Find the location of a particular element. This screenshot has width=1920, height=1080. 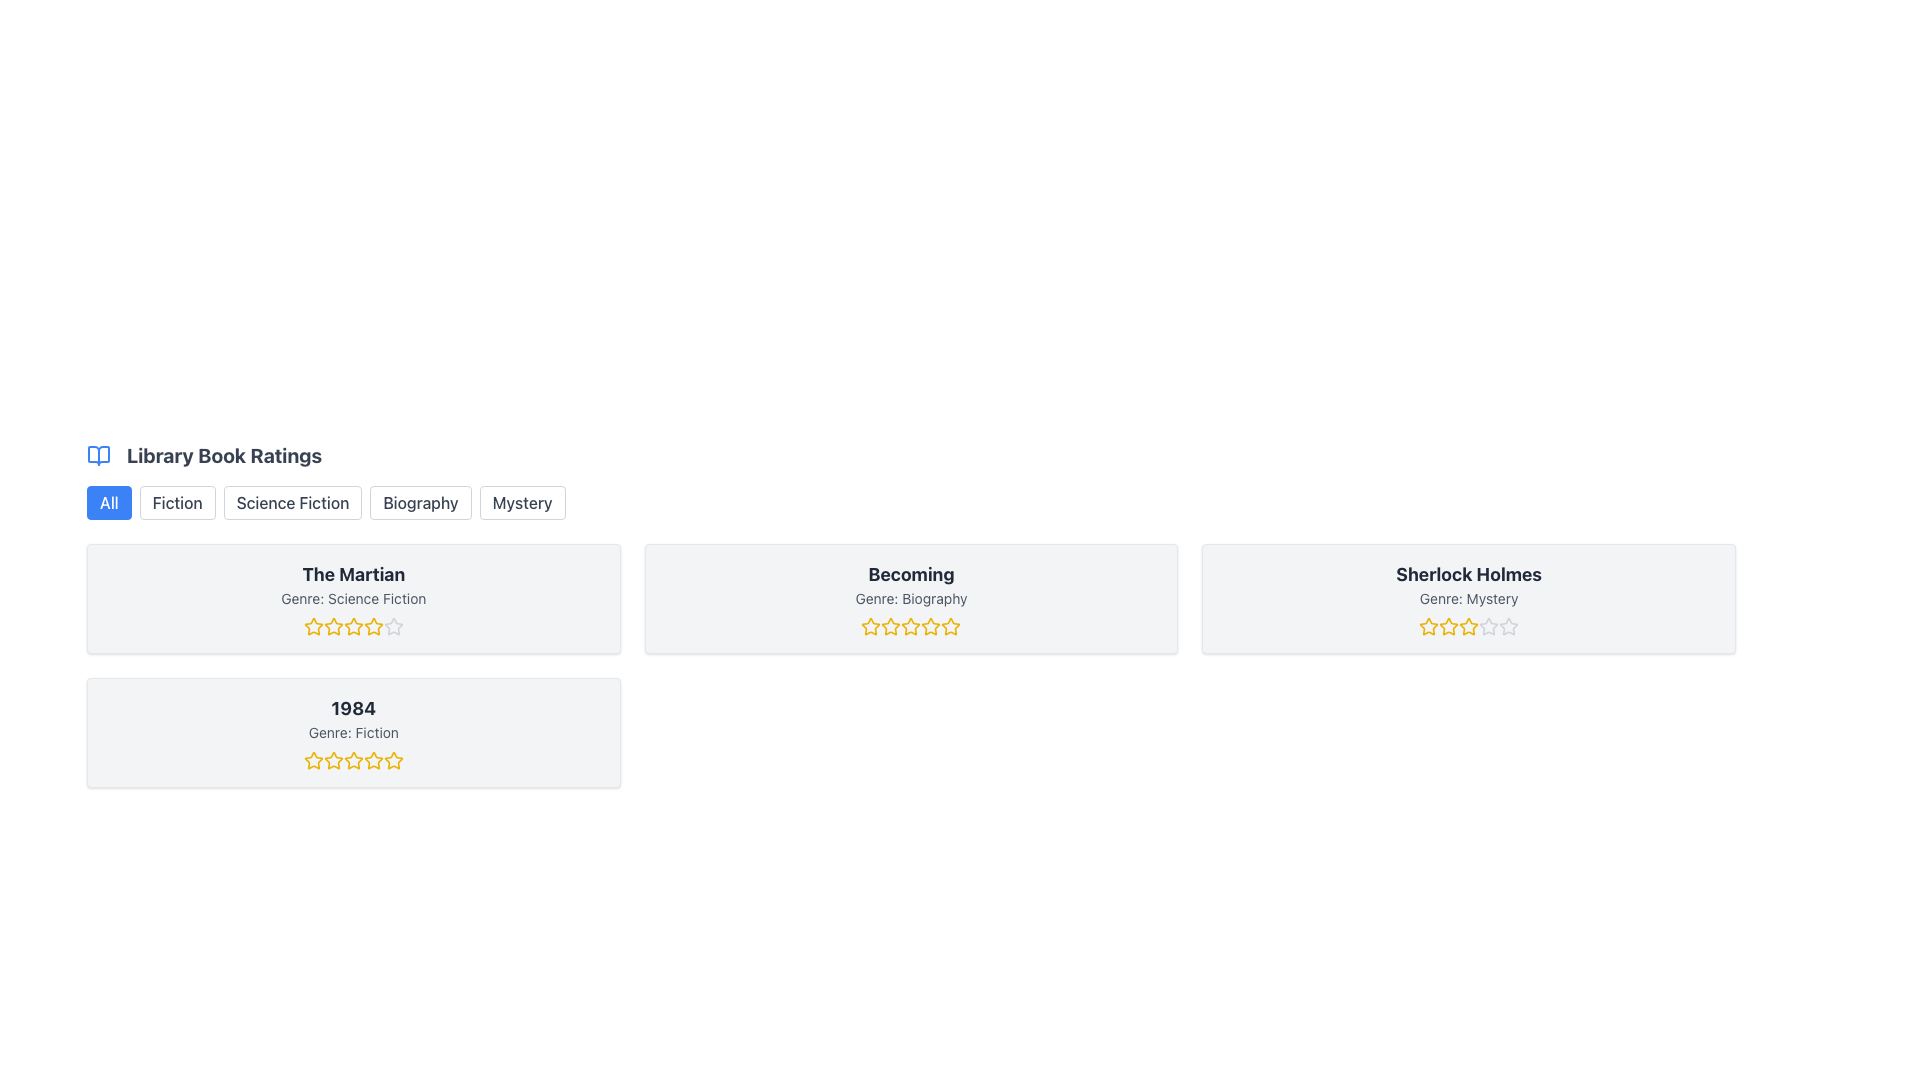

the third star icon representing the third rating level for the book 'The Martian' under the 'Library Book Ratings' heading is located at coordinates (333, 626).